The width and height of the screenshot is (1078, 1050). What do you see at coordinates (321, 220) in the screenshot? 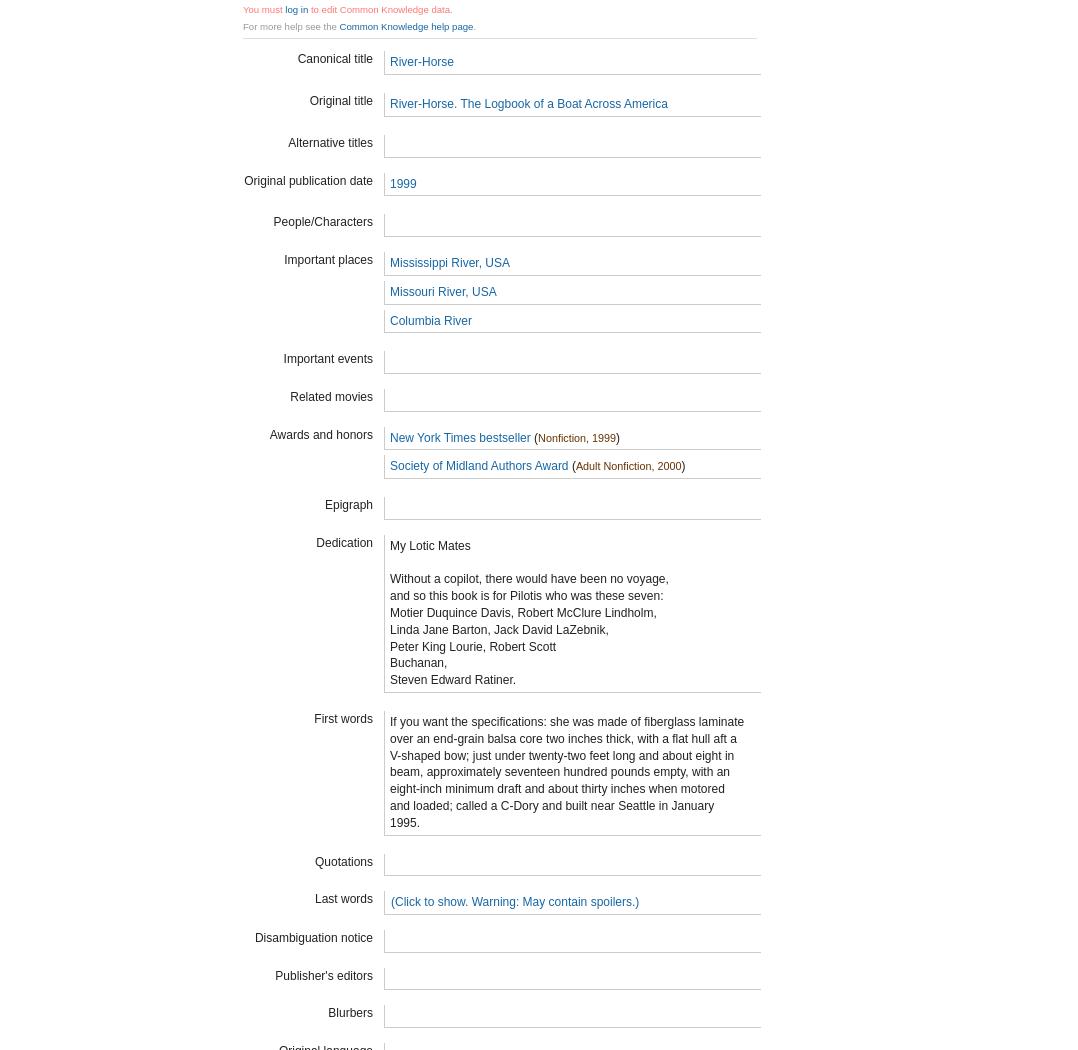
I see `'People/Characters'` at bounding box center [321, 220].